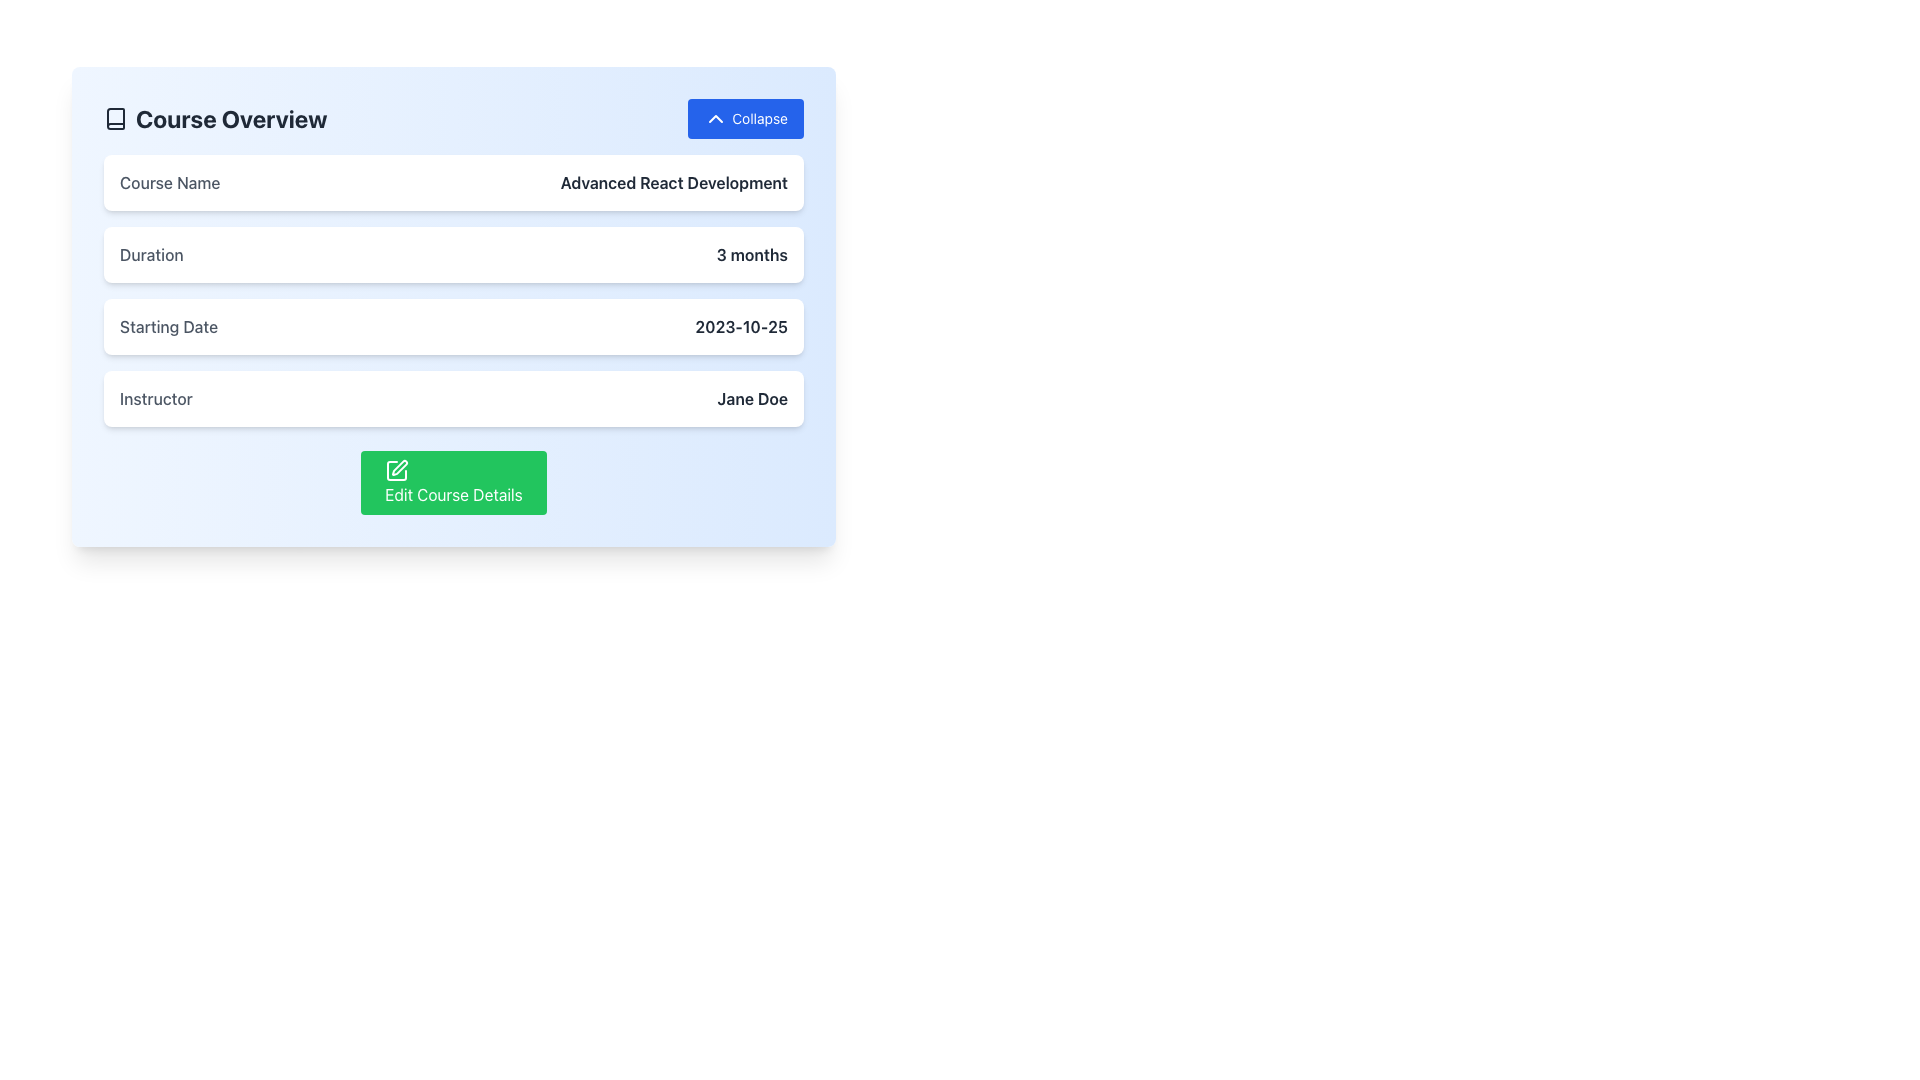 This screenshot has height=1080, width=1920. What do you see at coordinates (745, 119) in the screenshot?
I see `the button that toggles the visibility of the content section, located on the right side of the 'Course Overview' header` at bounding box center [745, 119].